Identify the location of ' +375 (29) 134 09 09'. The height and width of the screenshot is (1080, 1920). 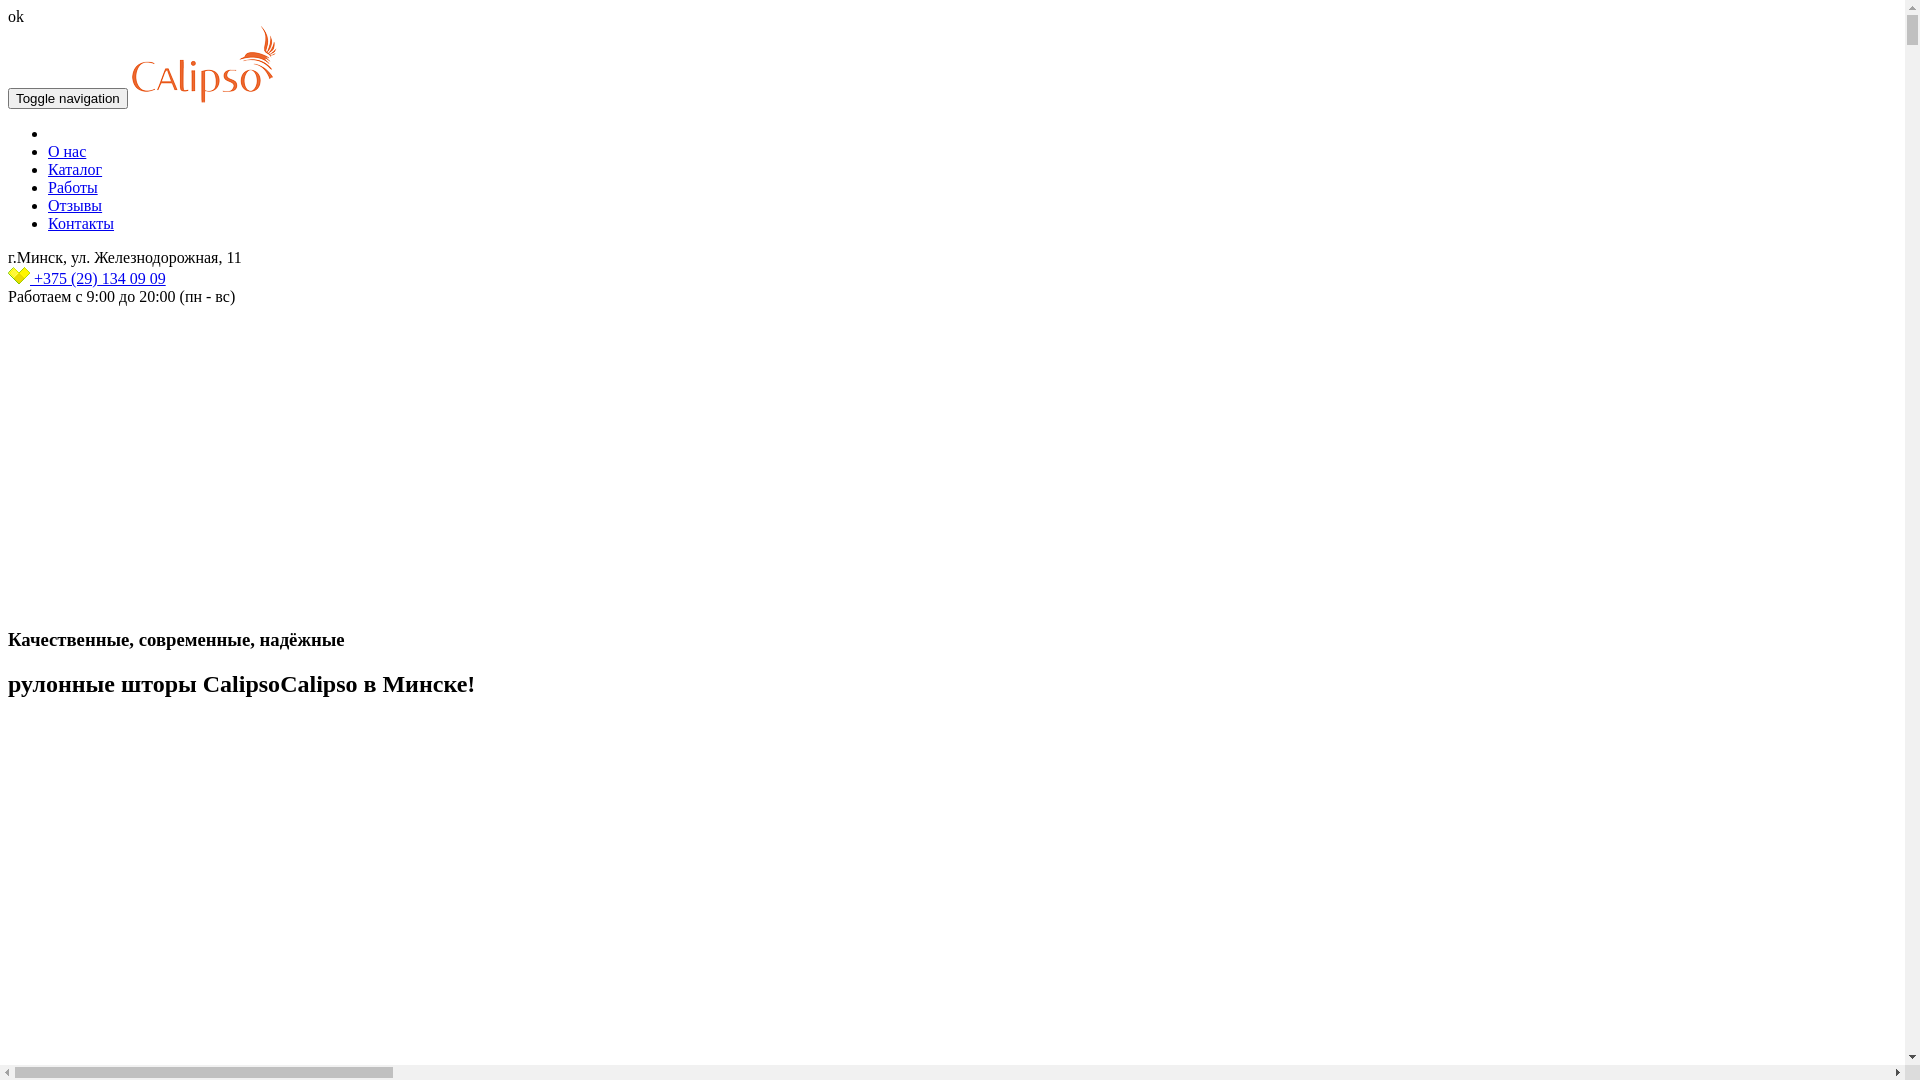
(8, 278).